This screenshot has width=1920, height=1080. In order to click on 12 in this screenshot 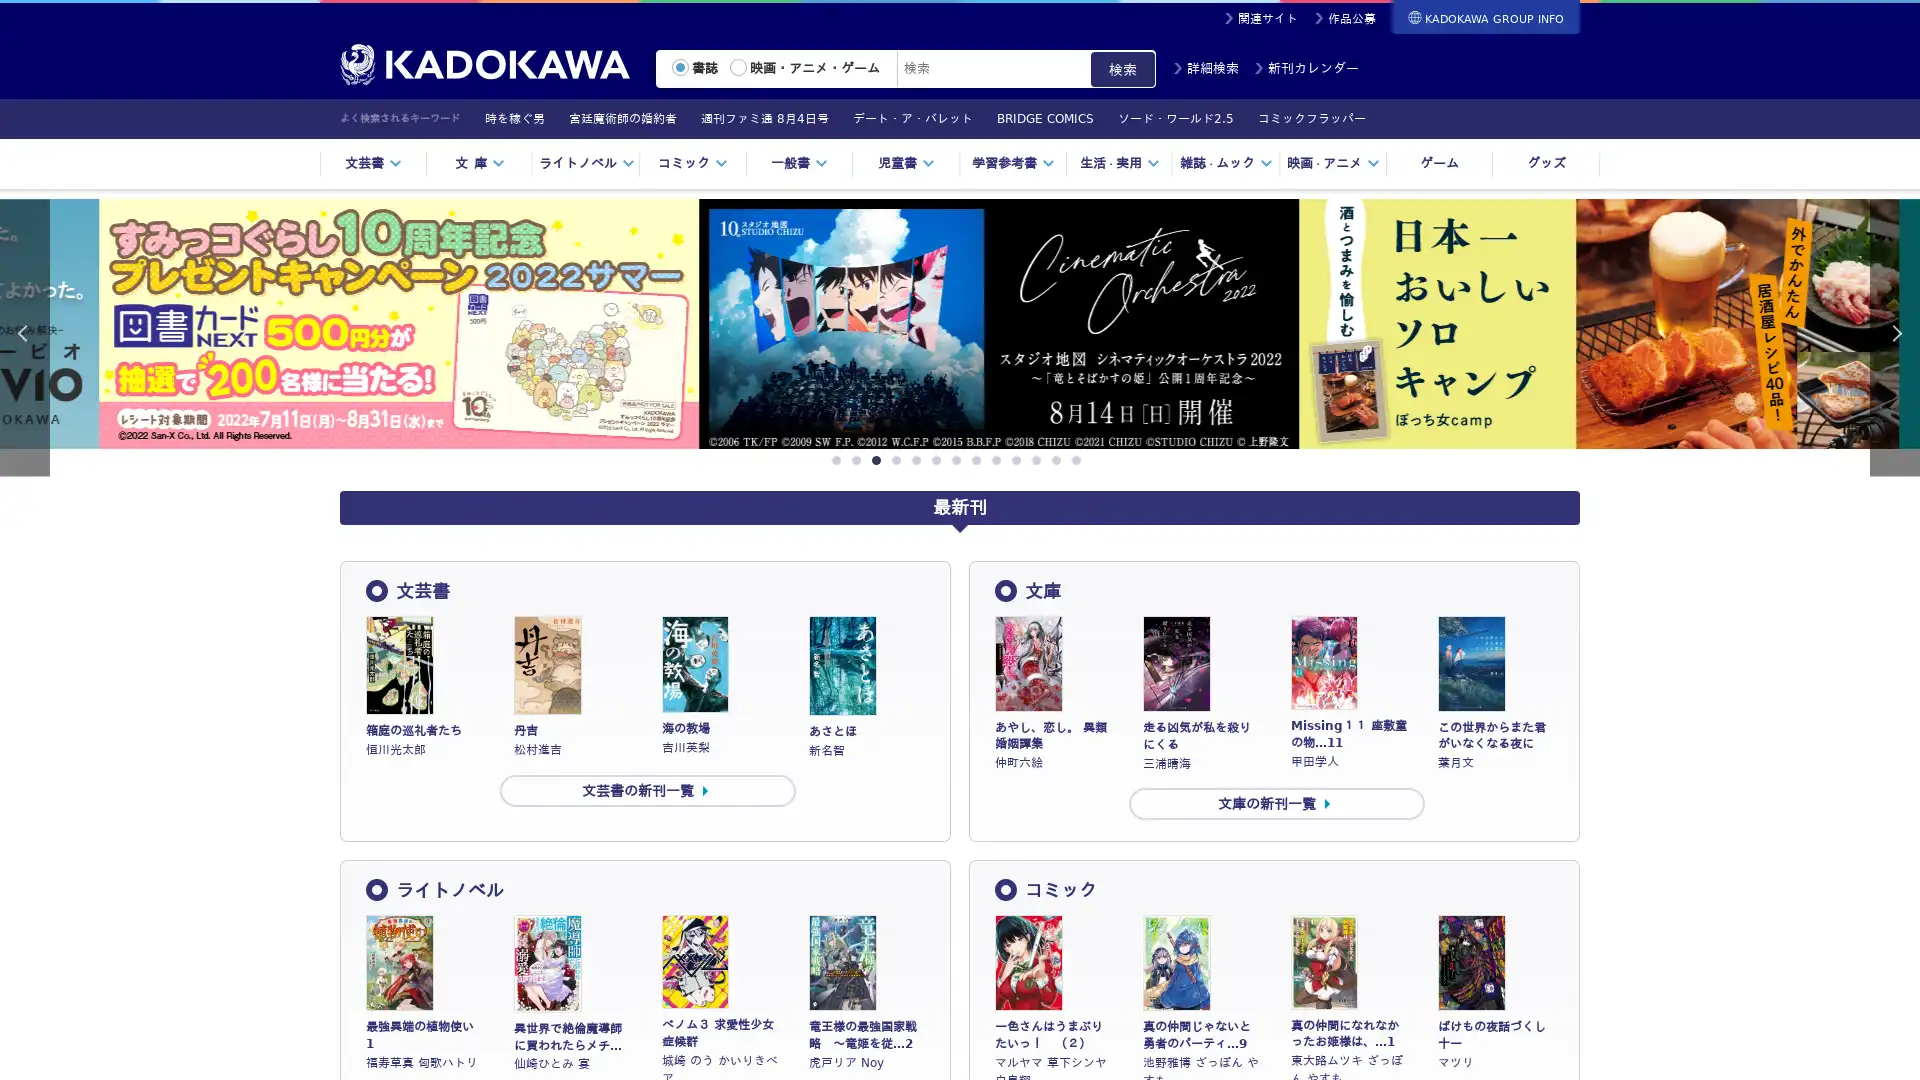, I will do `click(1059, 461)`.